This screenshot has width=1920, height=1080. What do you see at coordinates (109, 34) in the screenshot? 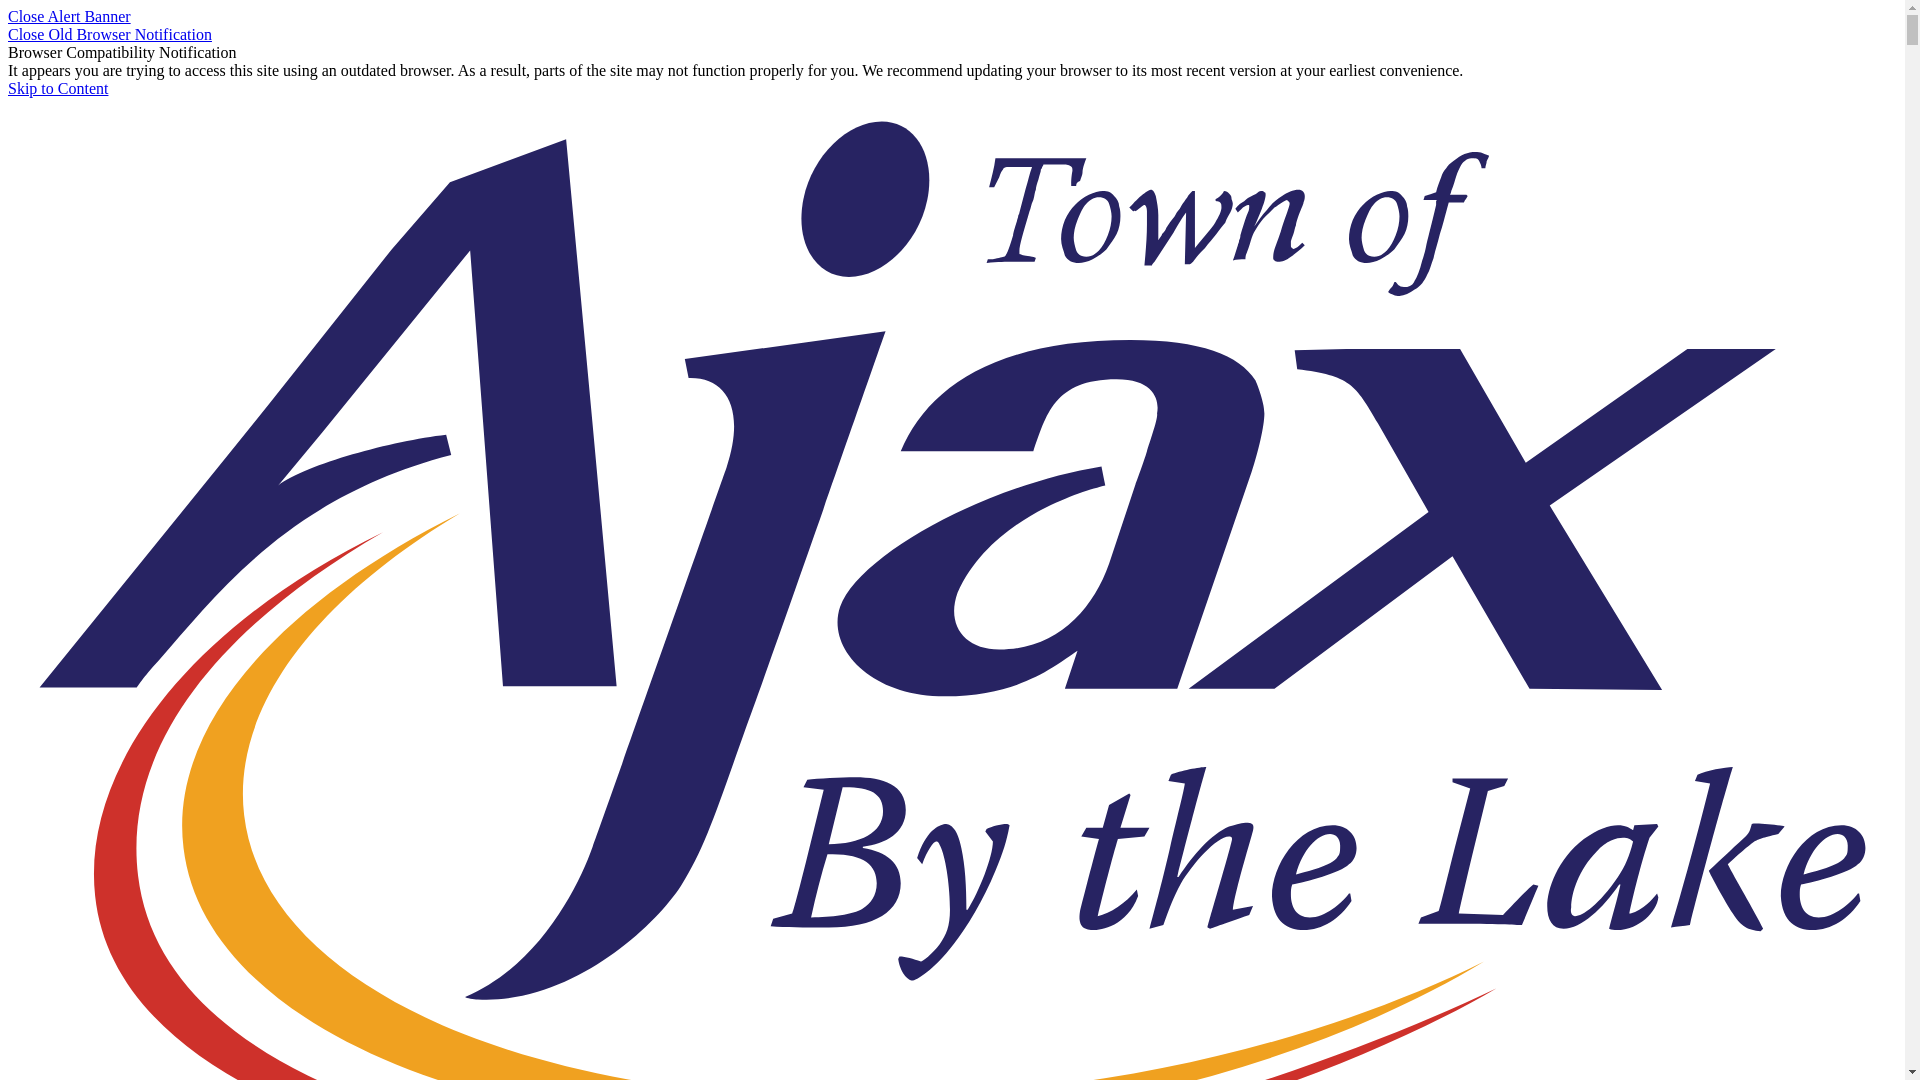
I see `'Close Old Browser Notification'` at bounding box center [109, 34].